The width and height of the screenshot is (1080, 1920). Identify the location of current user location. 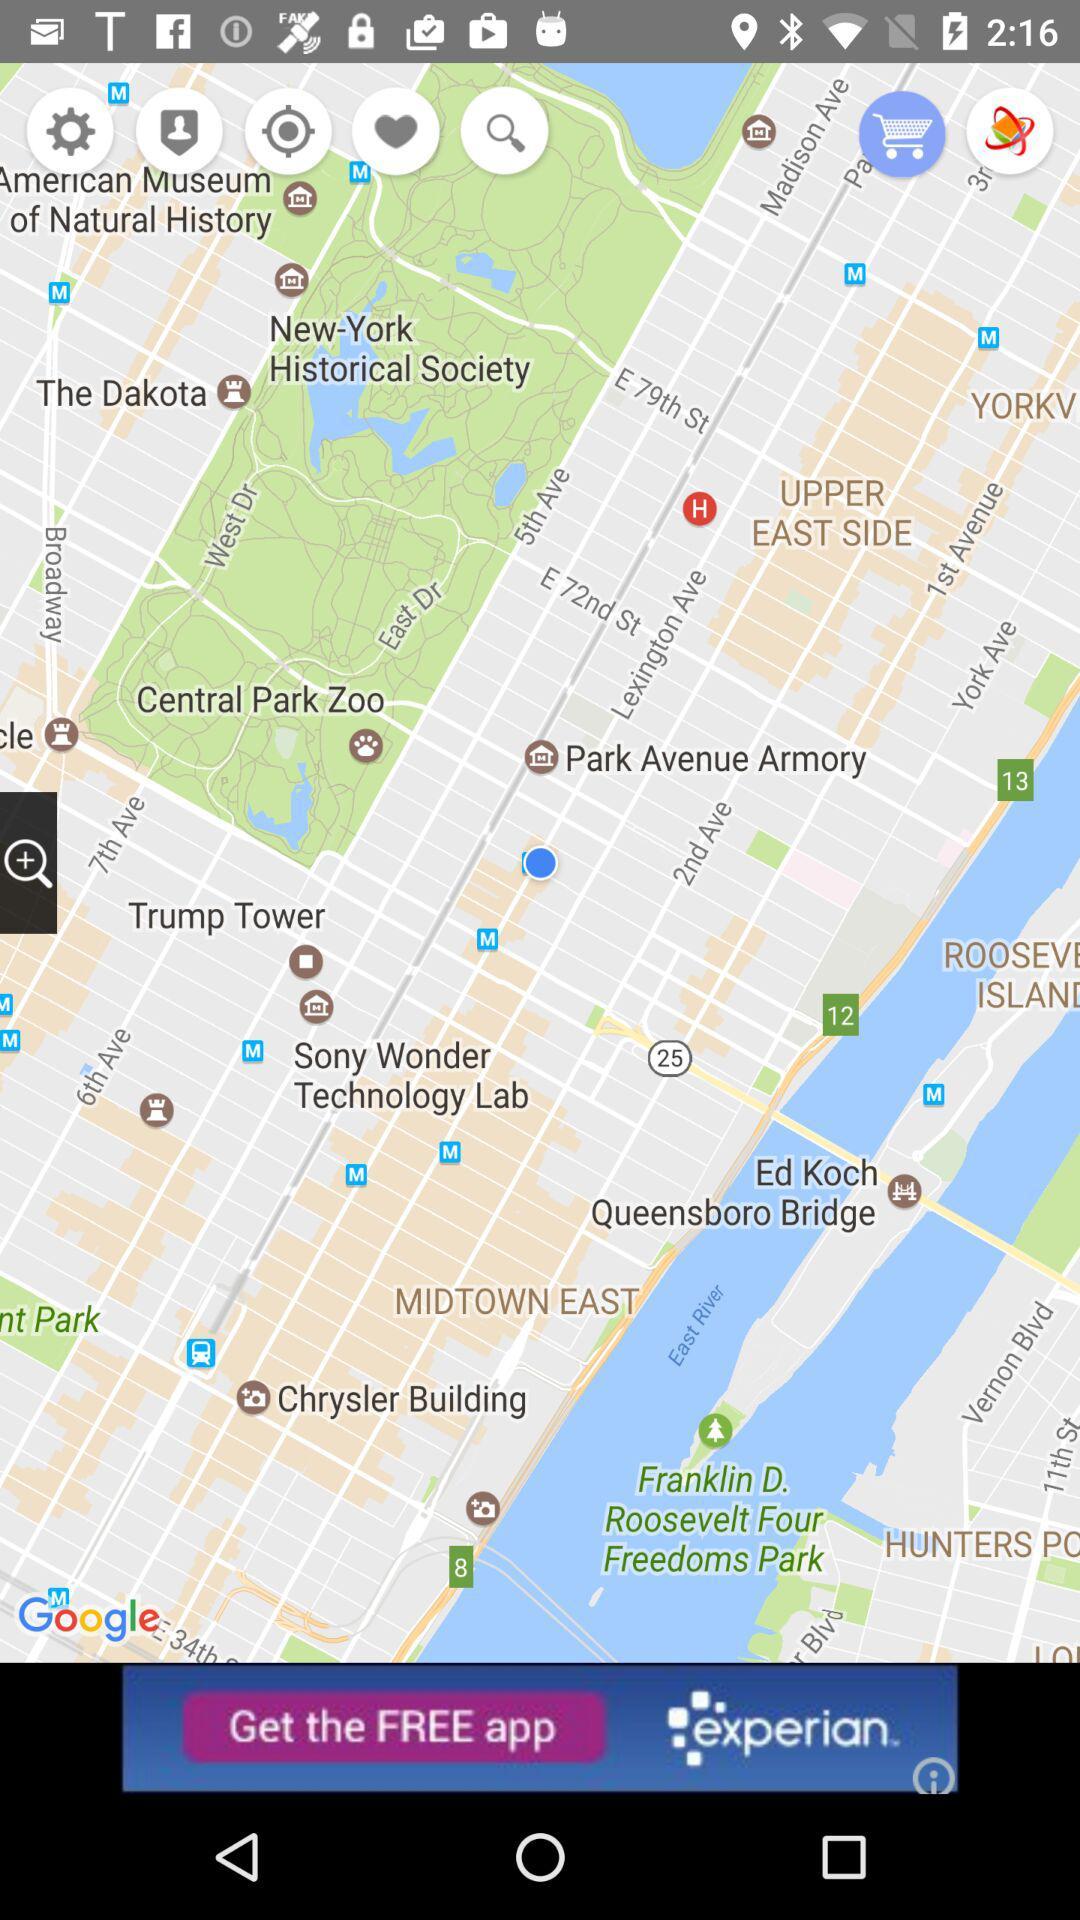
(283, 132).